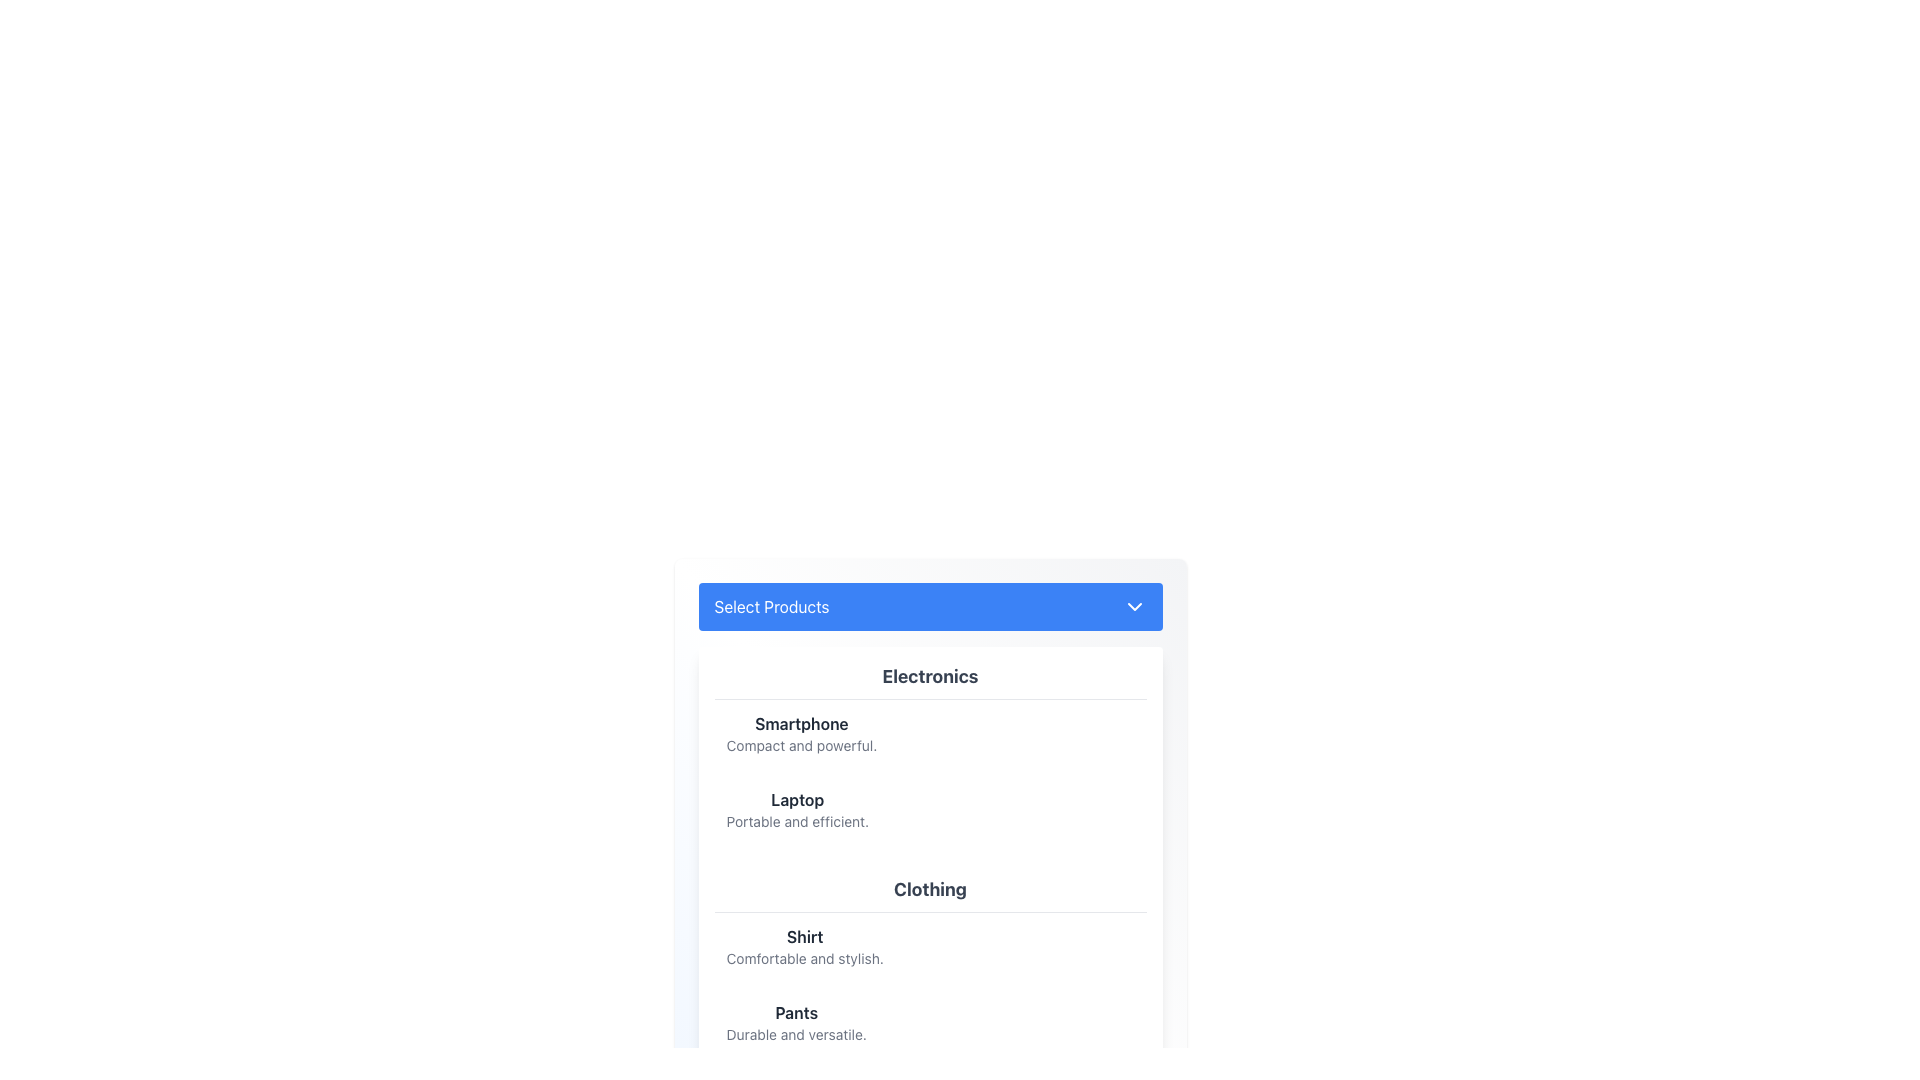  Describe the element at coordinates (929, 889) in the screenshot. I see `label that identifies the section of items related to clothing, positioned above the descriptions of 'Shirt' and 'Pants'` at that location.